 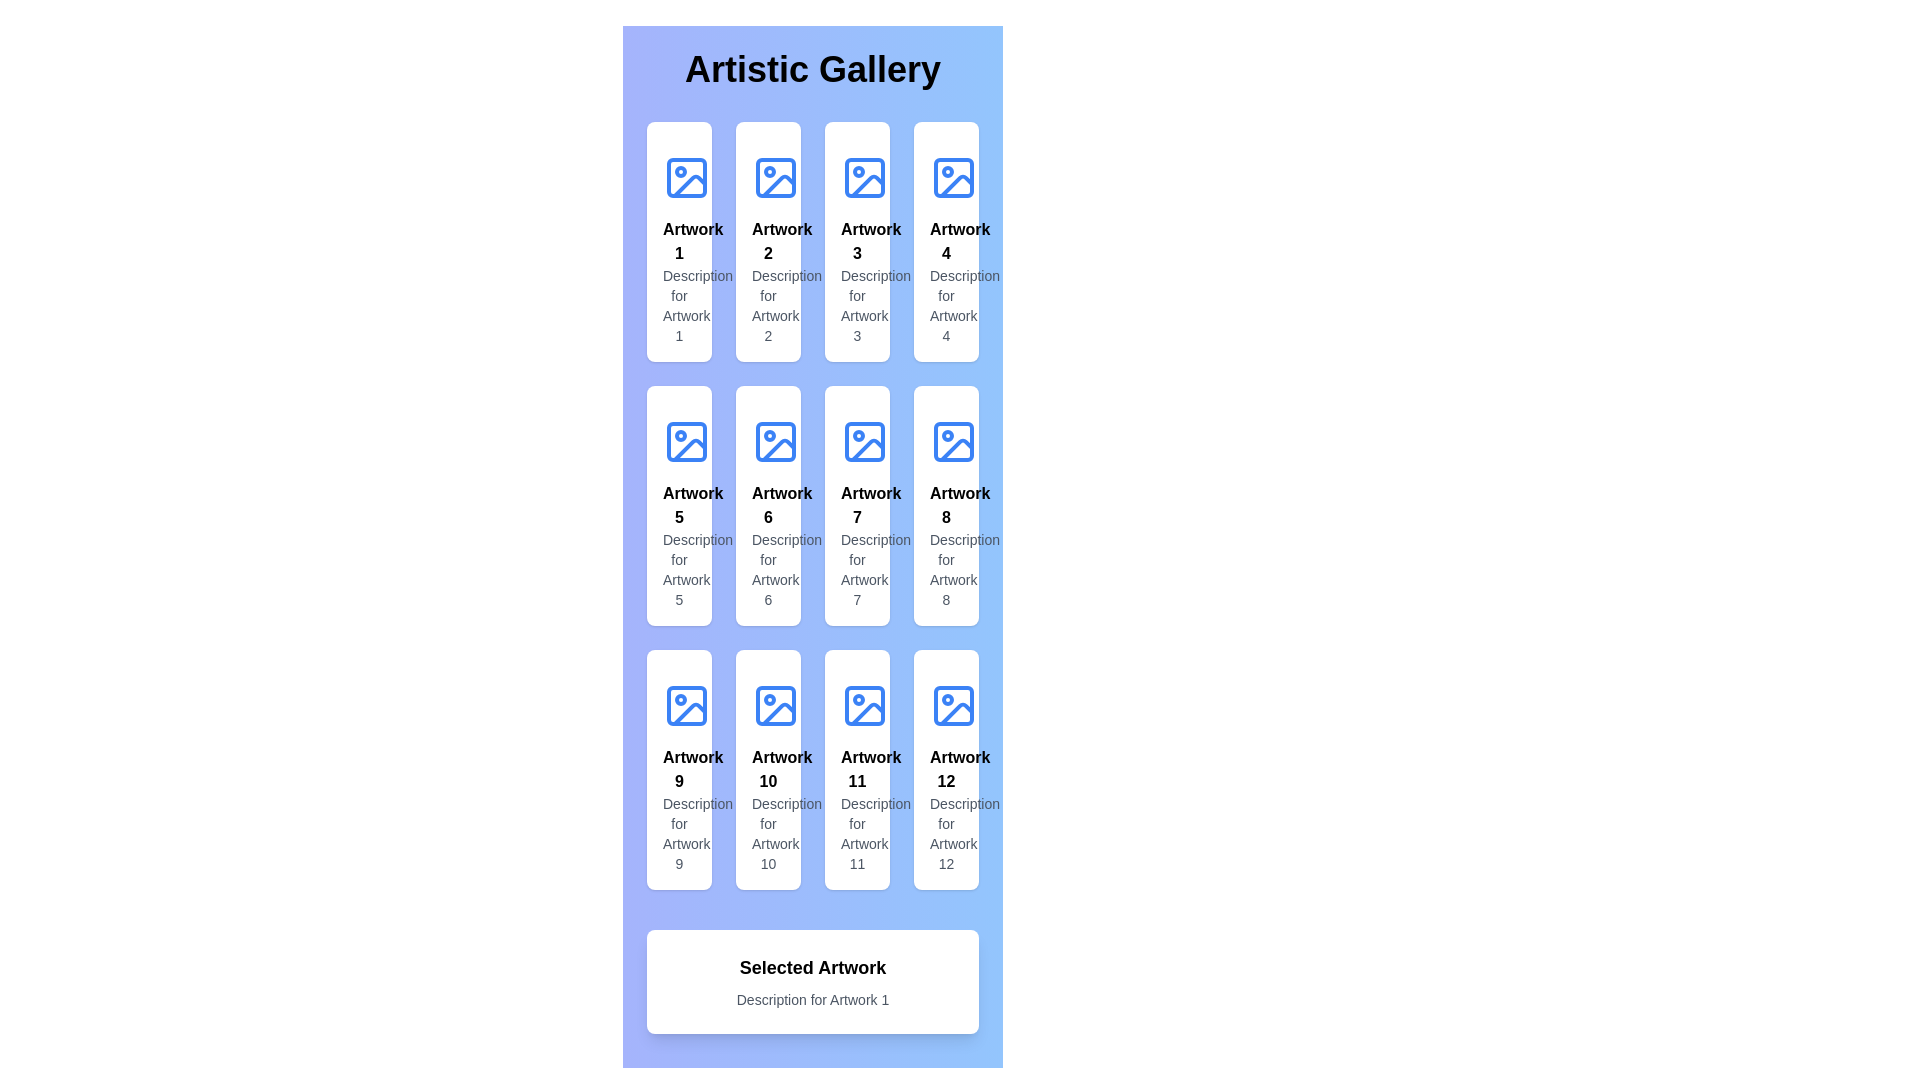 What do you see at coordinates (679, 305) in the screenshot?
I see `the Text Label providing additional context for 'Artwork 1' in the Artistic Gallery interface` at bounding box center [679, 305].